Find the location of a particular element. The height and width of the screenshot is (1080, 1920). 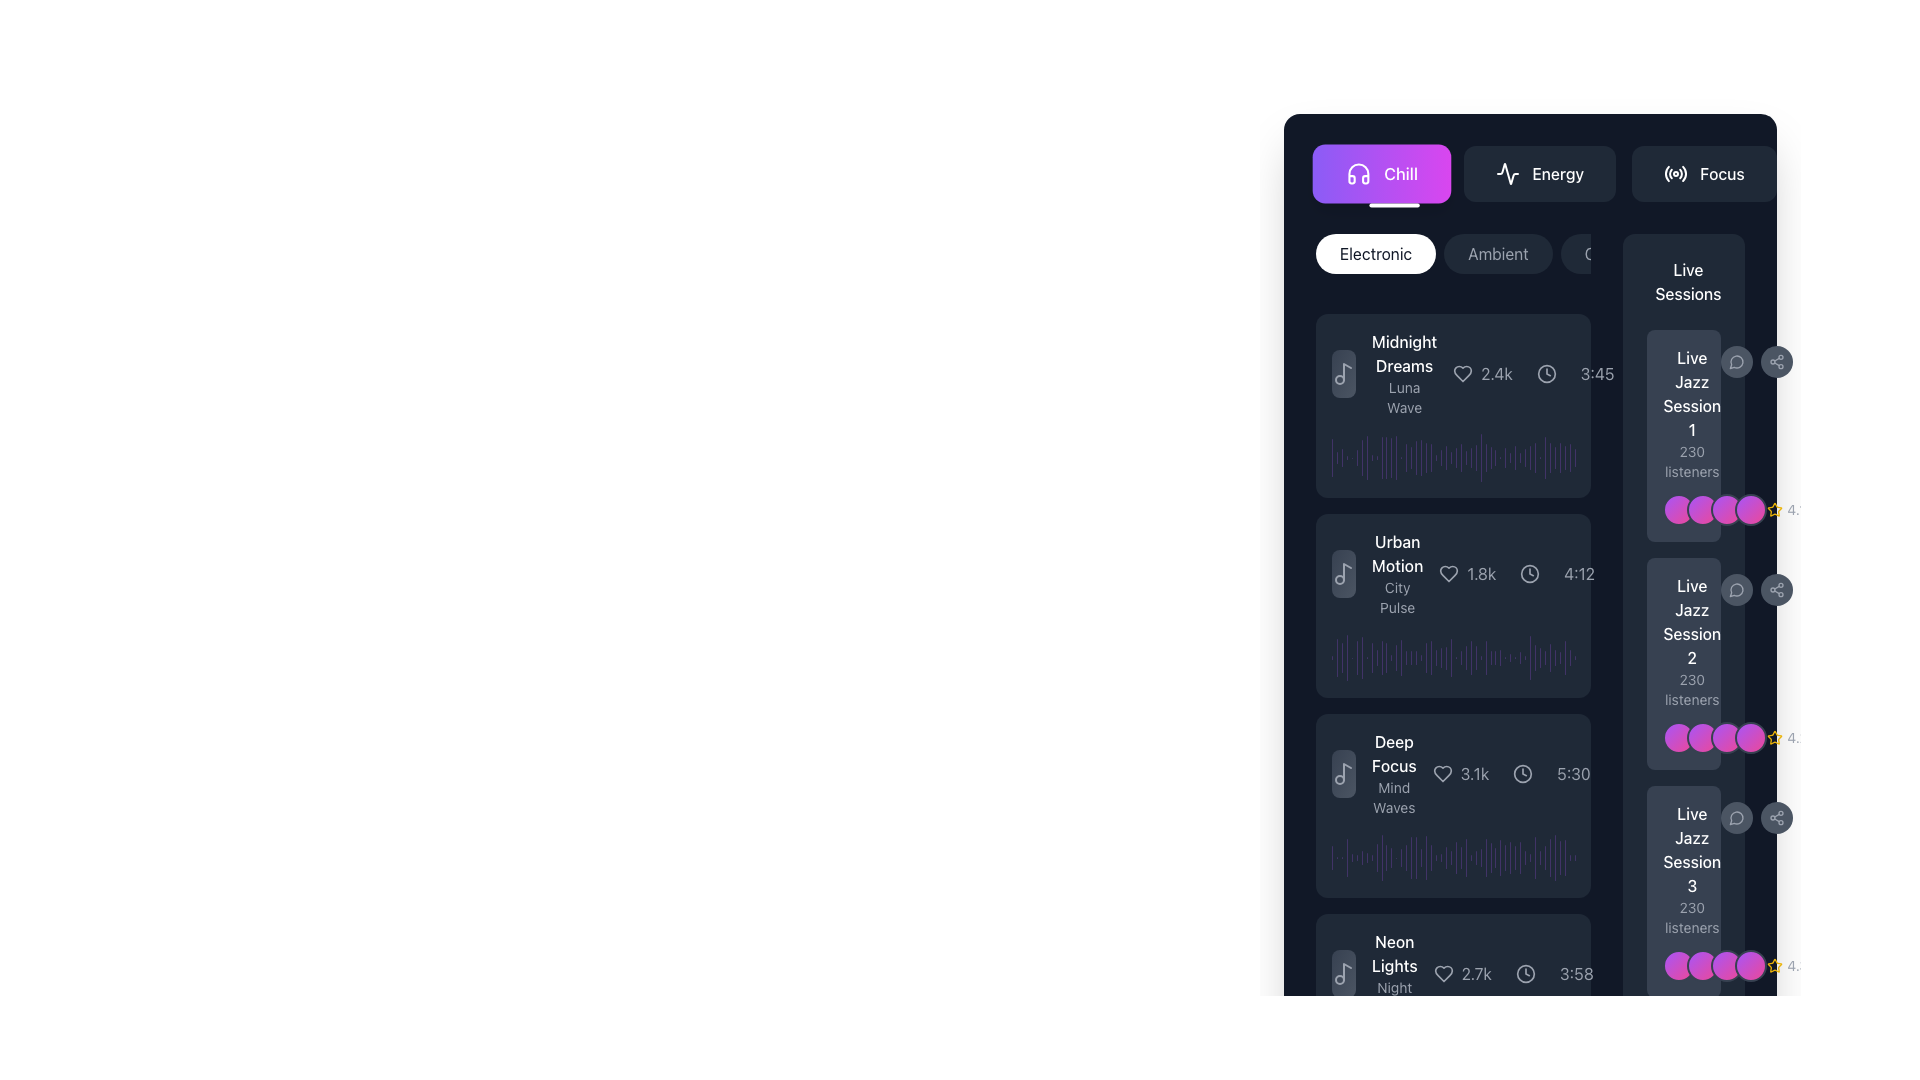

the first circular graphic element with a gradient color transitioning from purple to pink, surrounded by a gray border, located in a horizontal row of identical elements next to the music session card is located at coordinates (1679, 508).